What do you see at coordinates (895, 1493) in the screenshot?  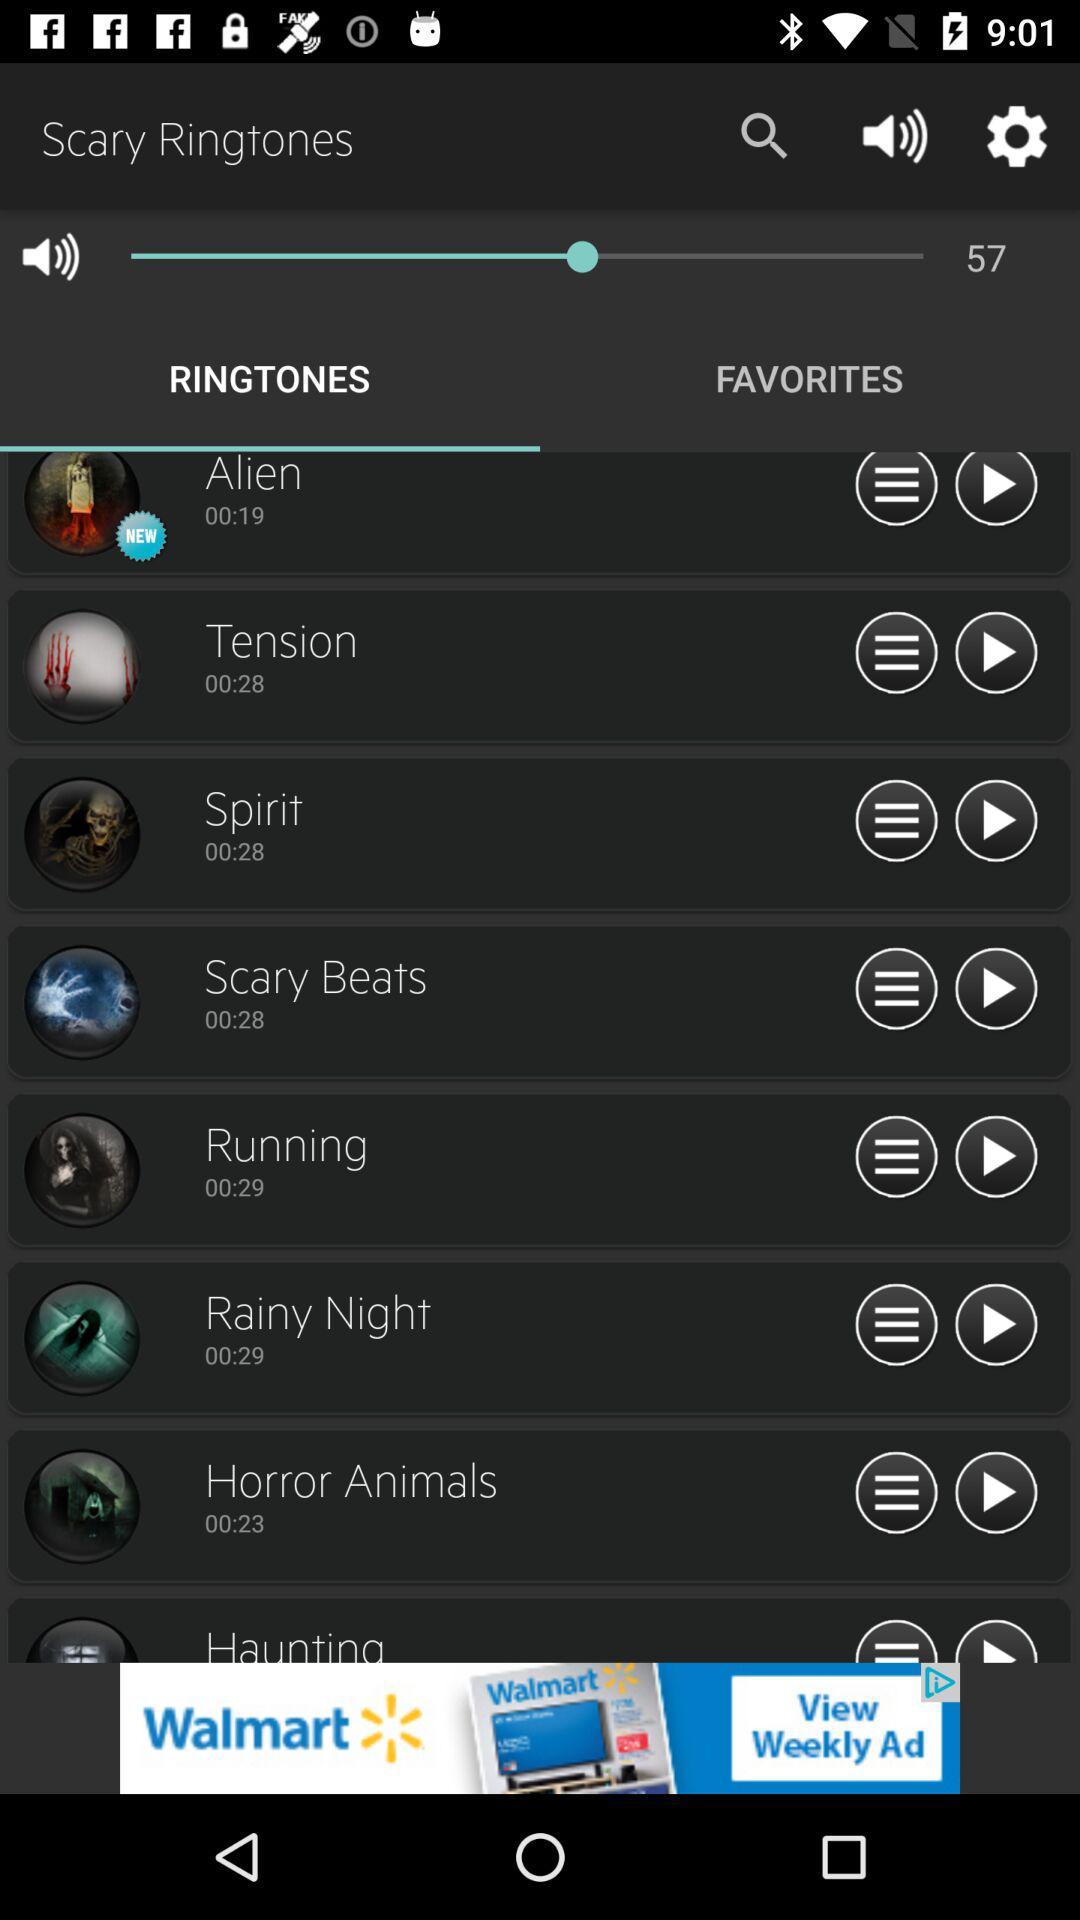 I see `open menu` at bounding box center [895, 1493].